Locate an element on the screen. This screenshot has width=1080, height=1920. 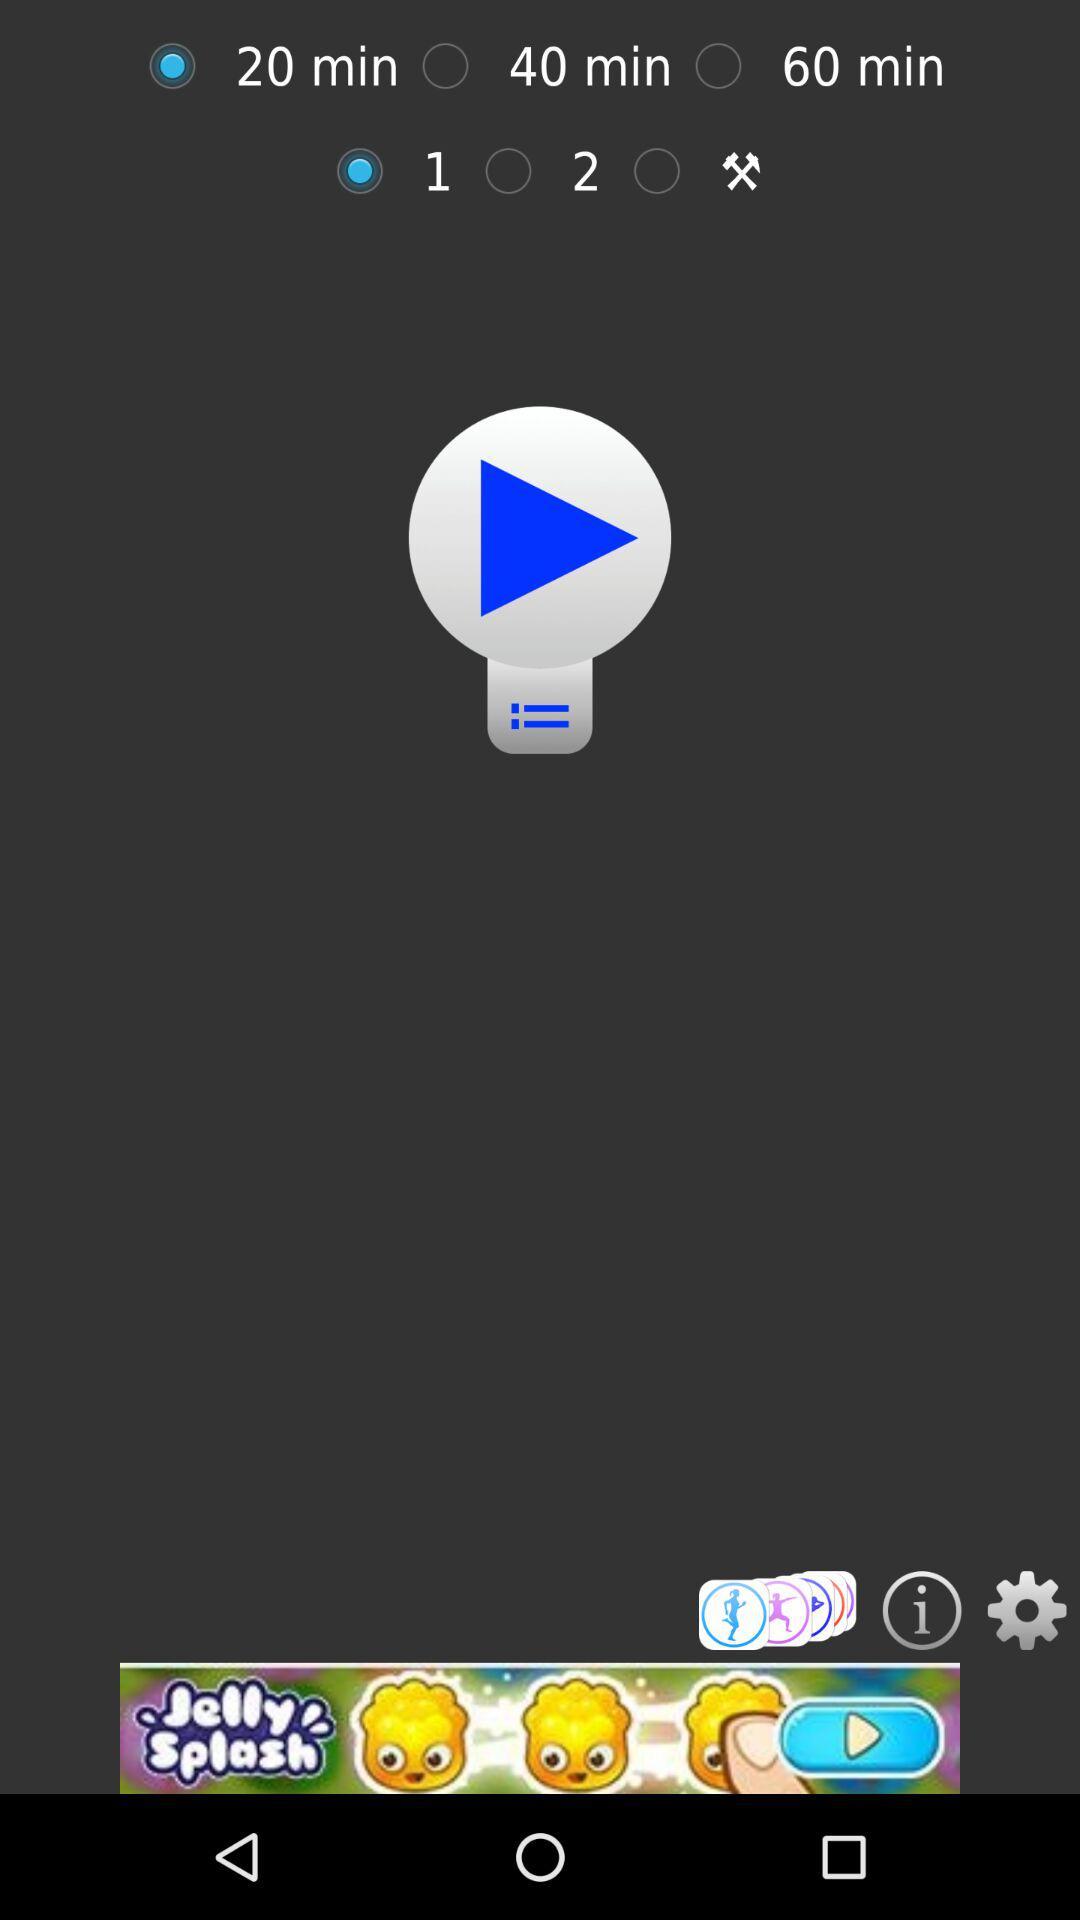
60 min is located at coordinates (729, 66).